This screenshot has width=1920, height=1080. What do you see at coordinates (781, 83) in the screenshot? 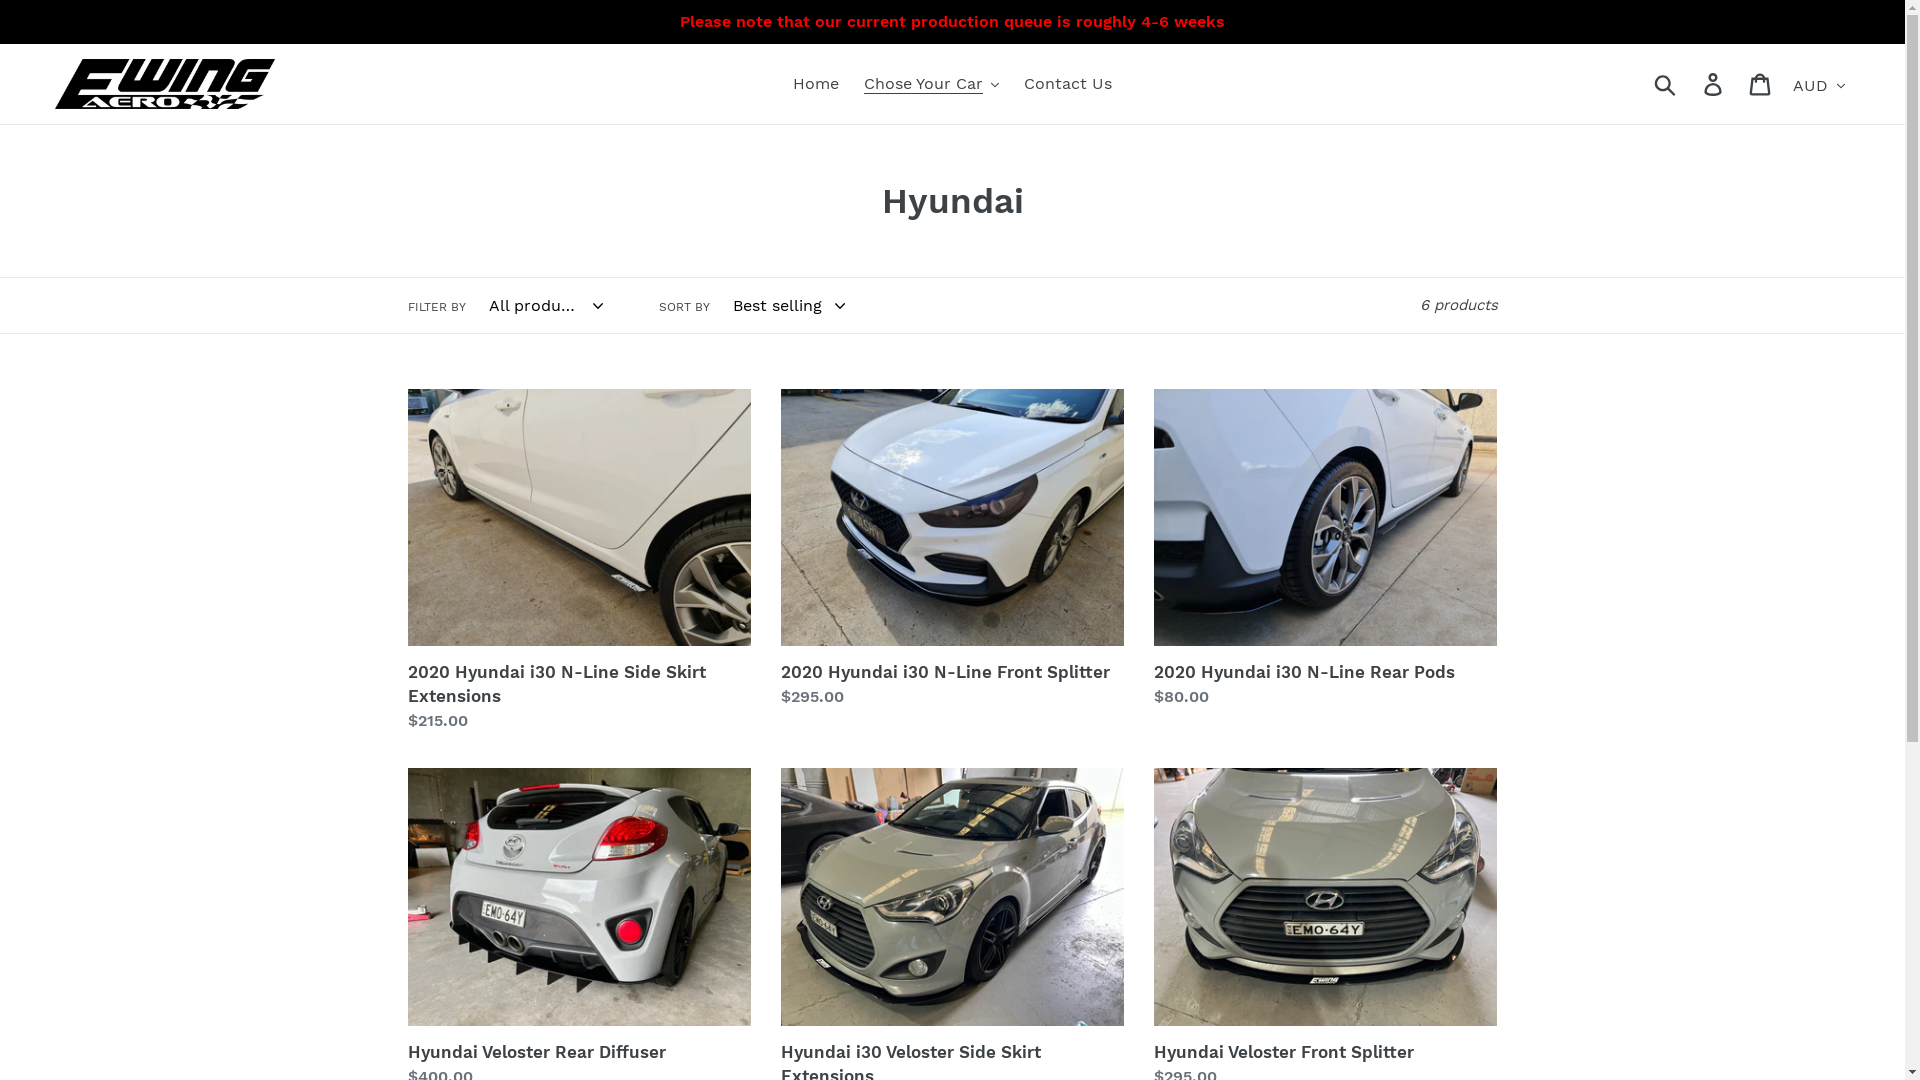
I see `'Home'` at bounding box center [781, 83].